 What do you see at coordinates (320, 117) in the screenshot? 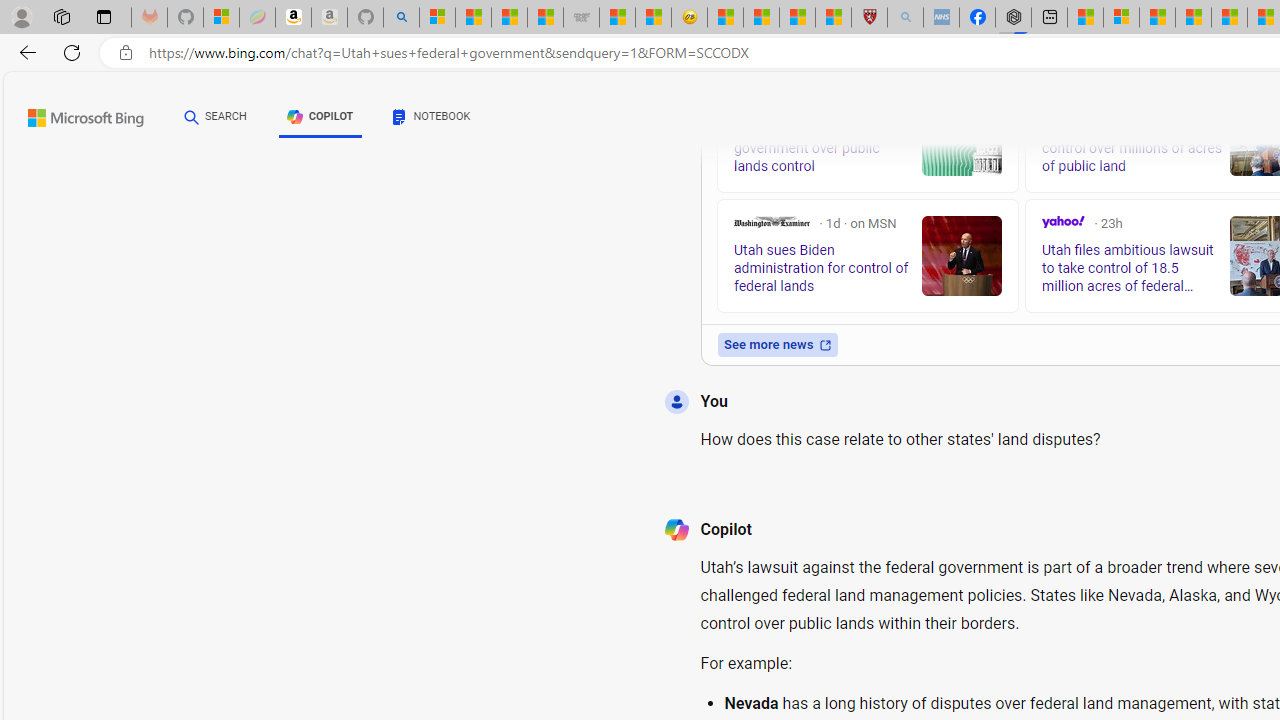
I see `'COPILOT'` at bounding box center [320, 117].